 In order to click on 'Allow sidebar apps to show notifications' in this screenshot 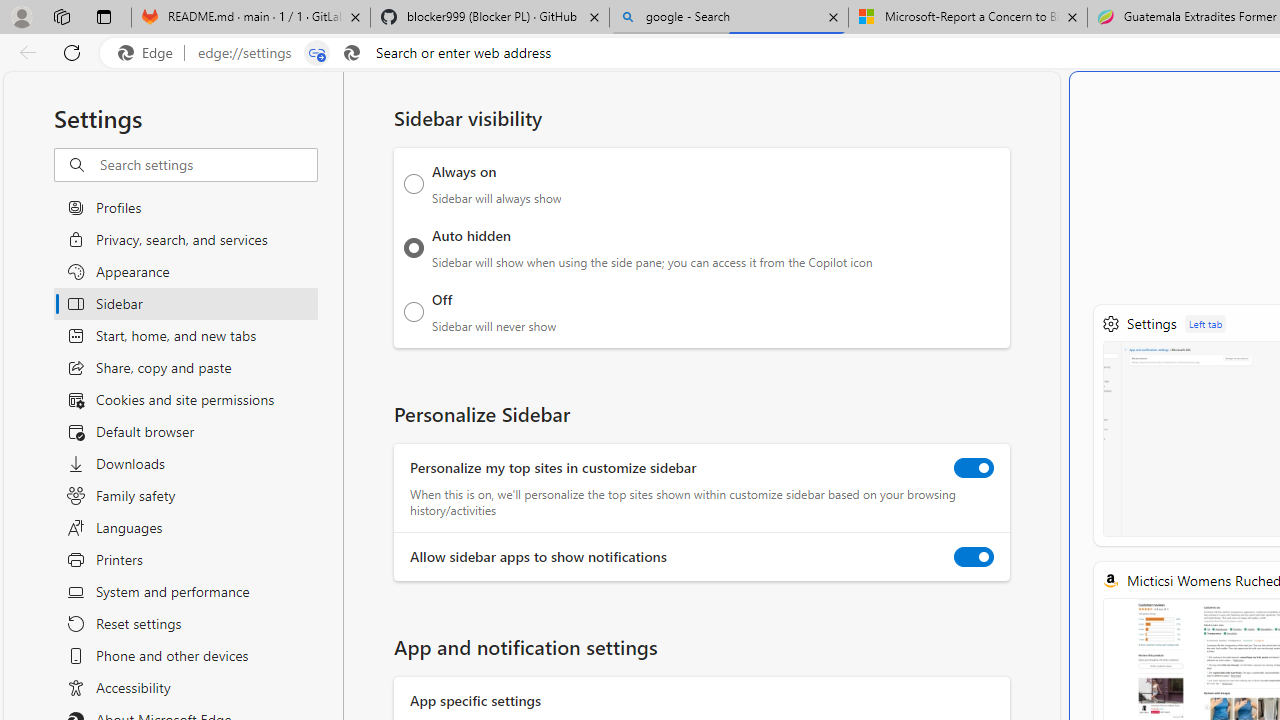, I will do `click(974, 557)`.